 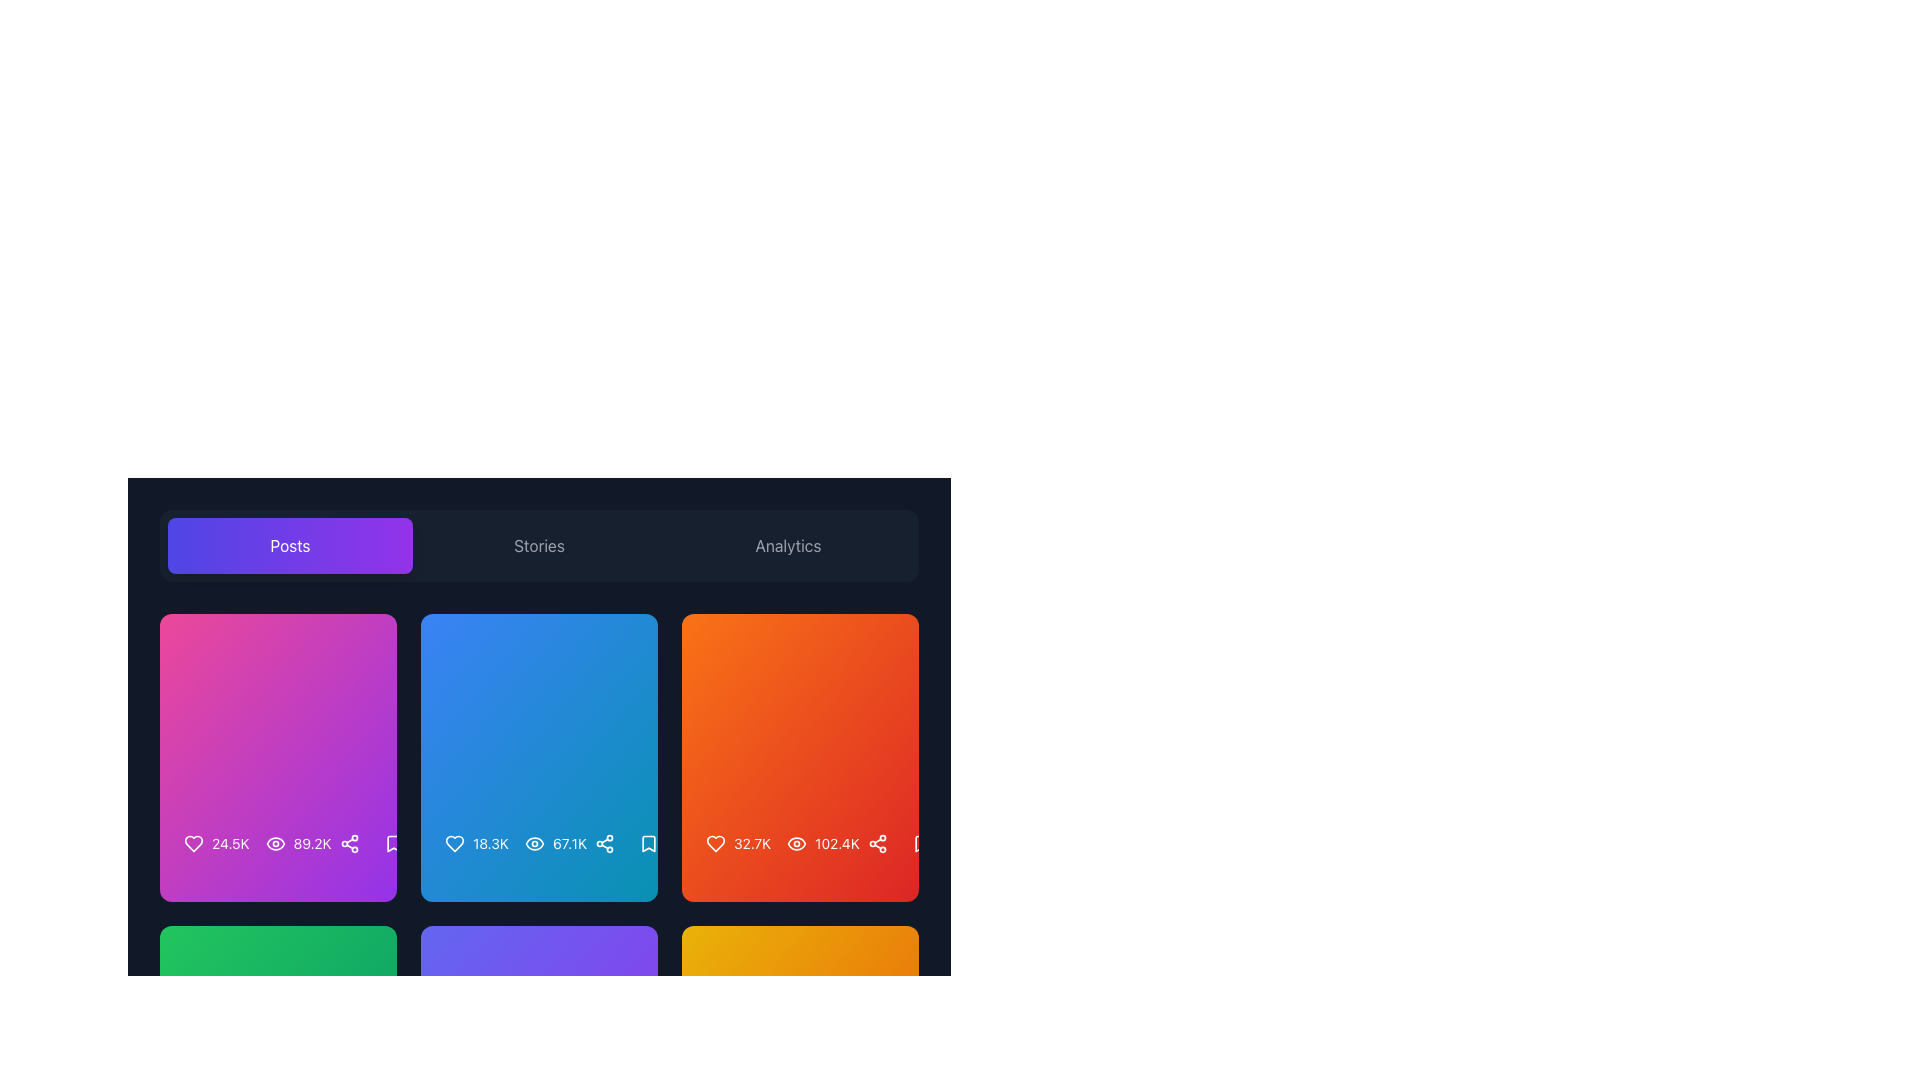 I want to click on the Grouped Metric Display with Icons that shows the metrics '32.7K' and '102.4K' with heart and eye icons, styled in white on an orange background, located in the lower section of the third card in the Posts grid, so click(x=781, y=844).